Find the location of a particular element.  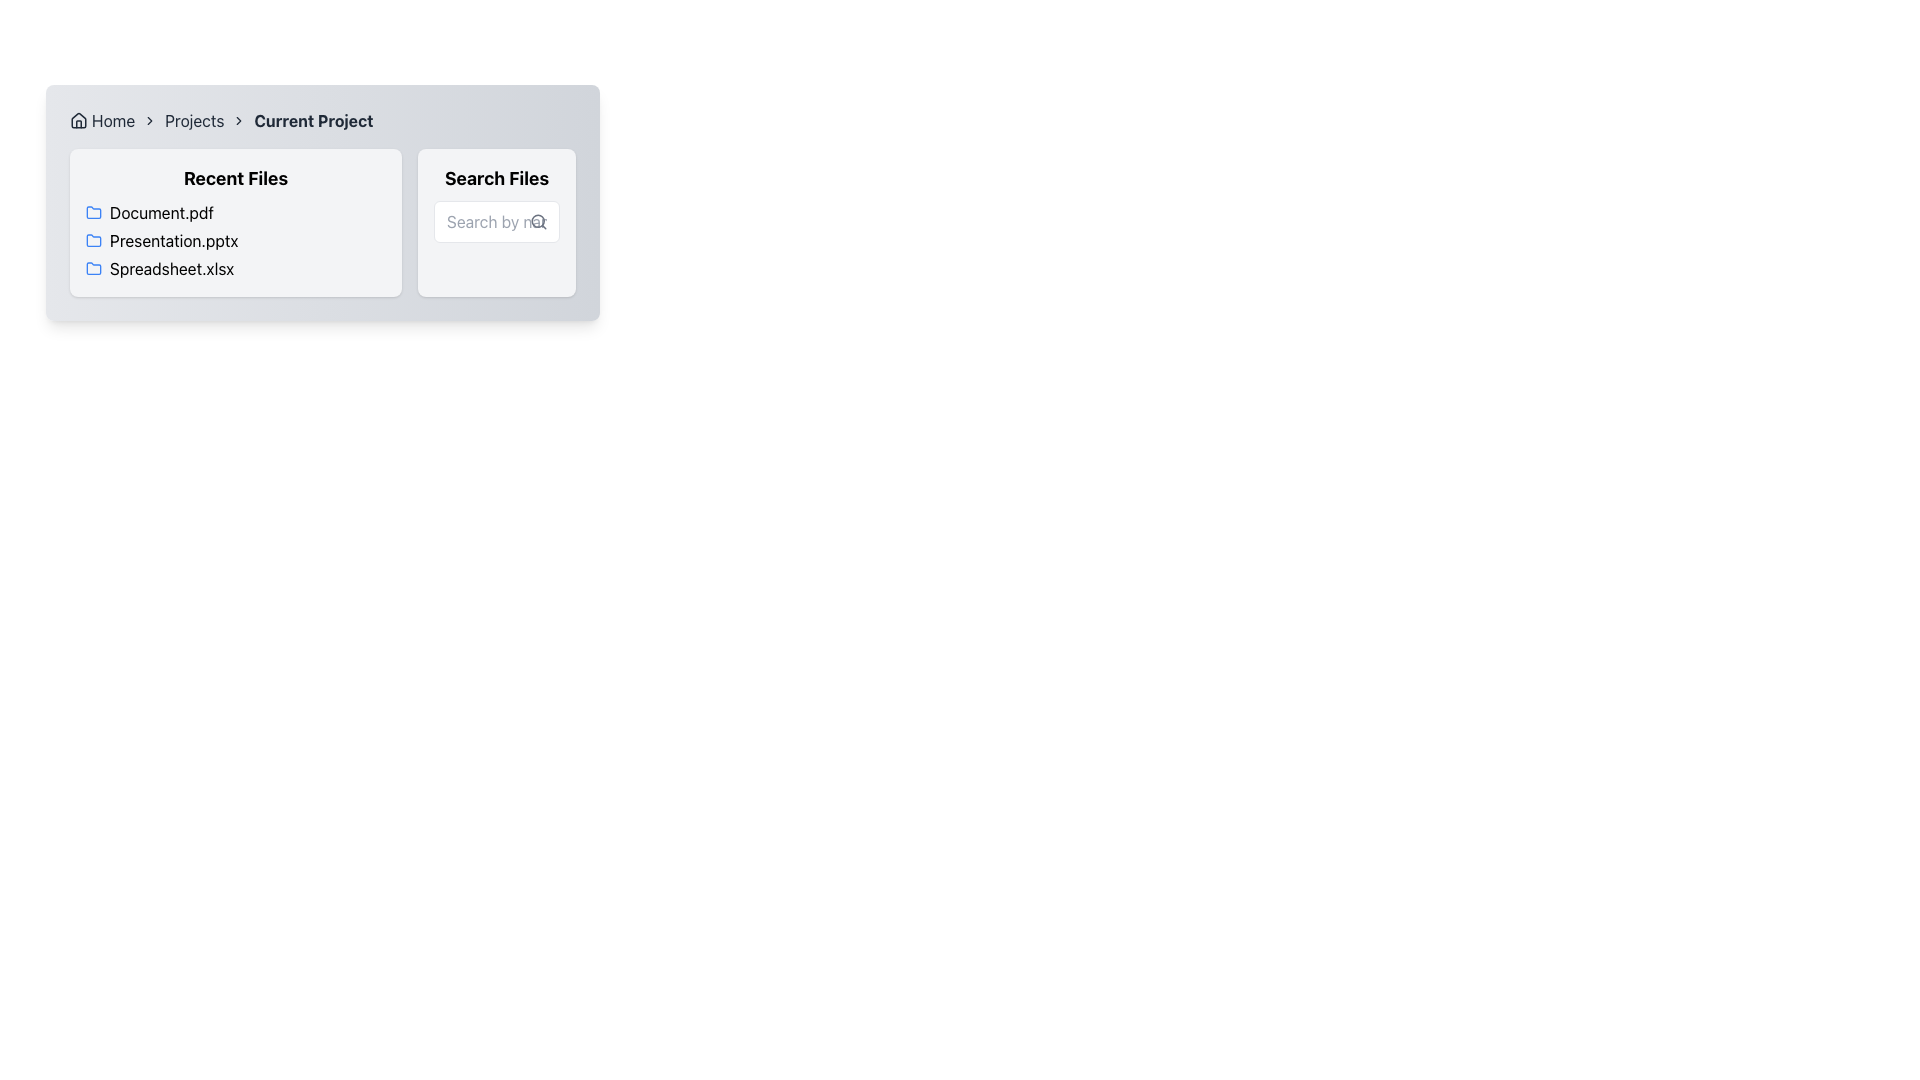

the 'Home' icon in the breadcrumb navigation is located at coordinates (78, 120).